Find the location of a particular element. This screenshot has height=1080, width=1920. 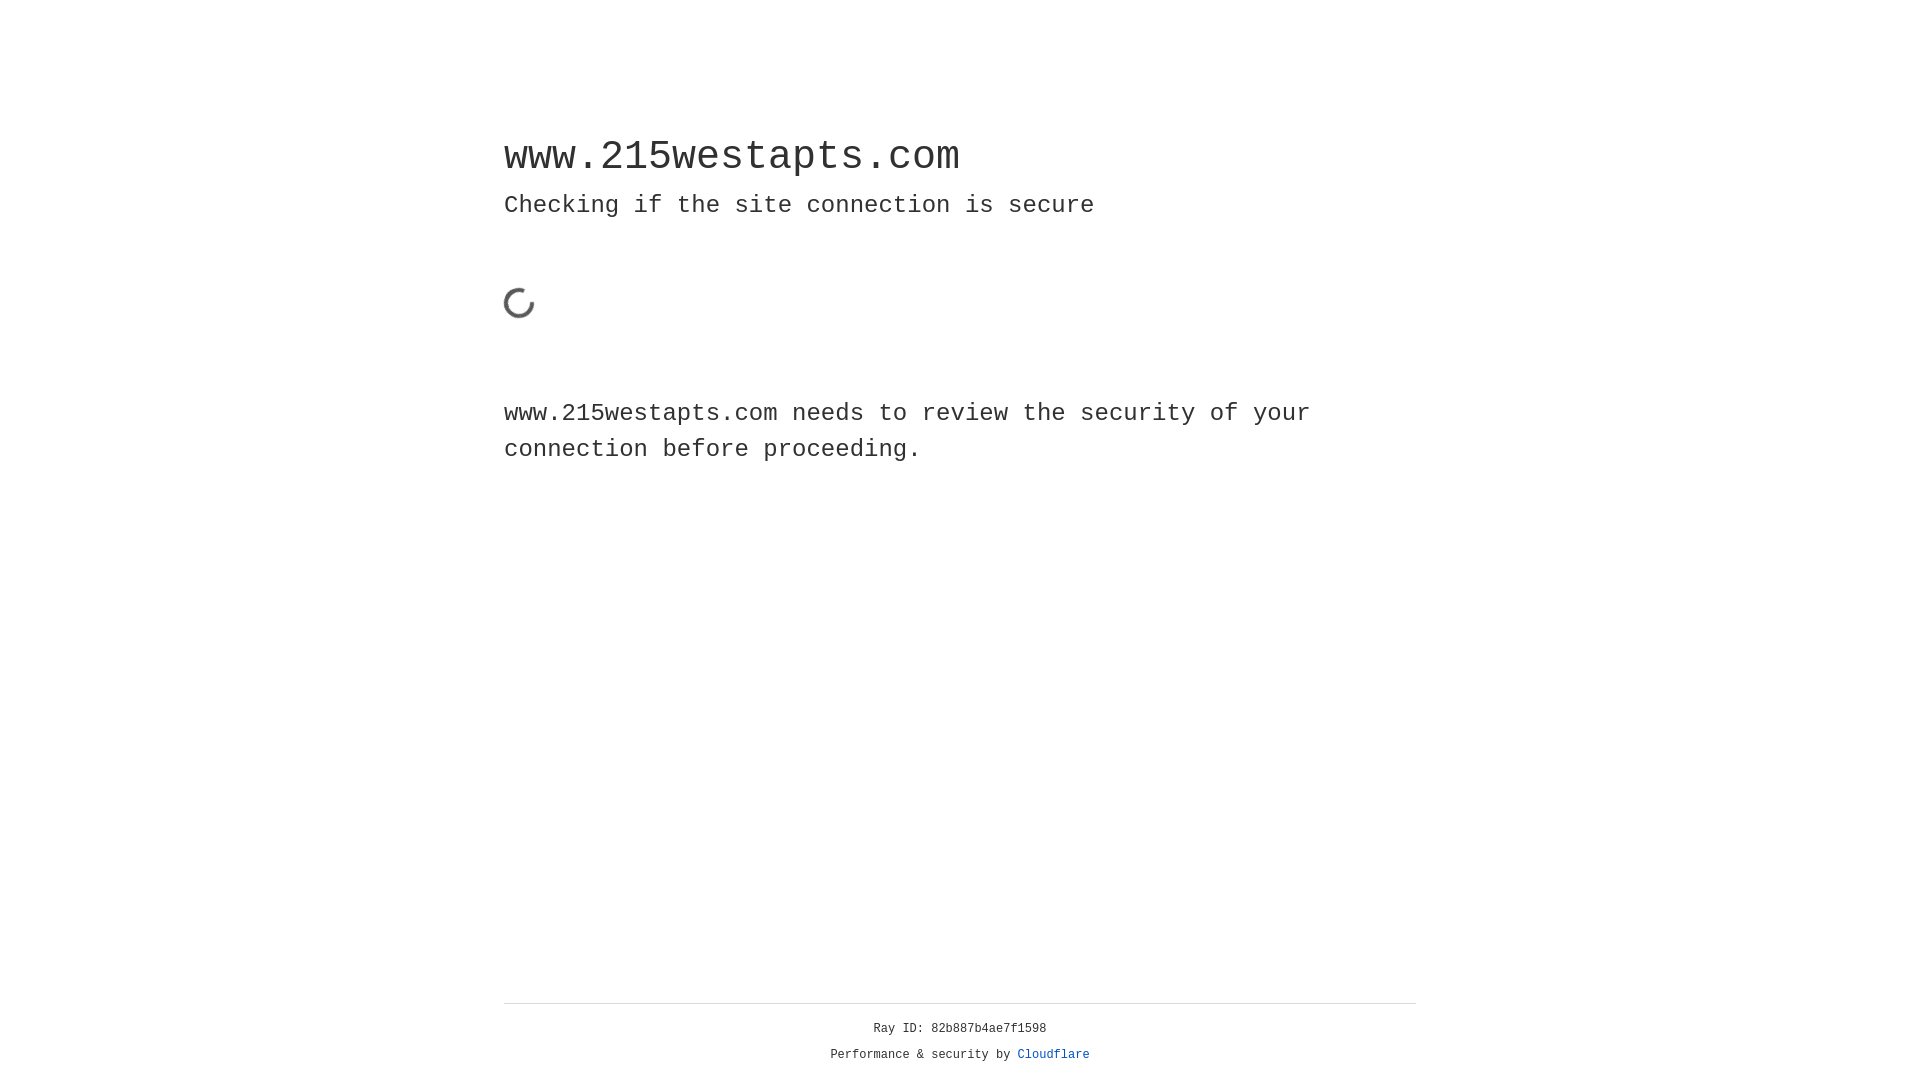

'Cloudflare' is located at coordinates (1053, 1054).